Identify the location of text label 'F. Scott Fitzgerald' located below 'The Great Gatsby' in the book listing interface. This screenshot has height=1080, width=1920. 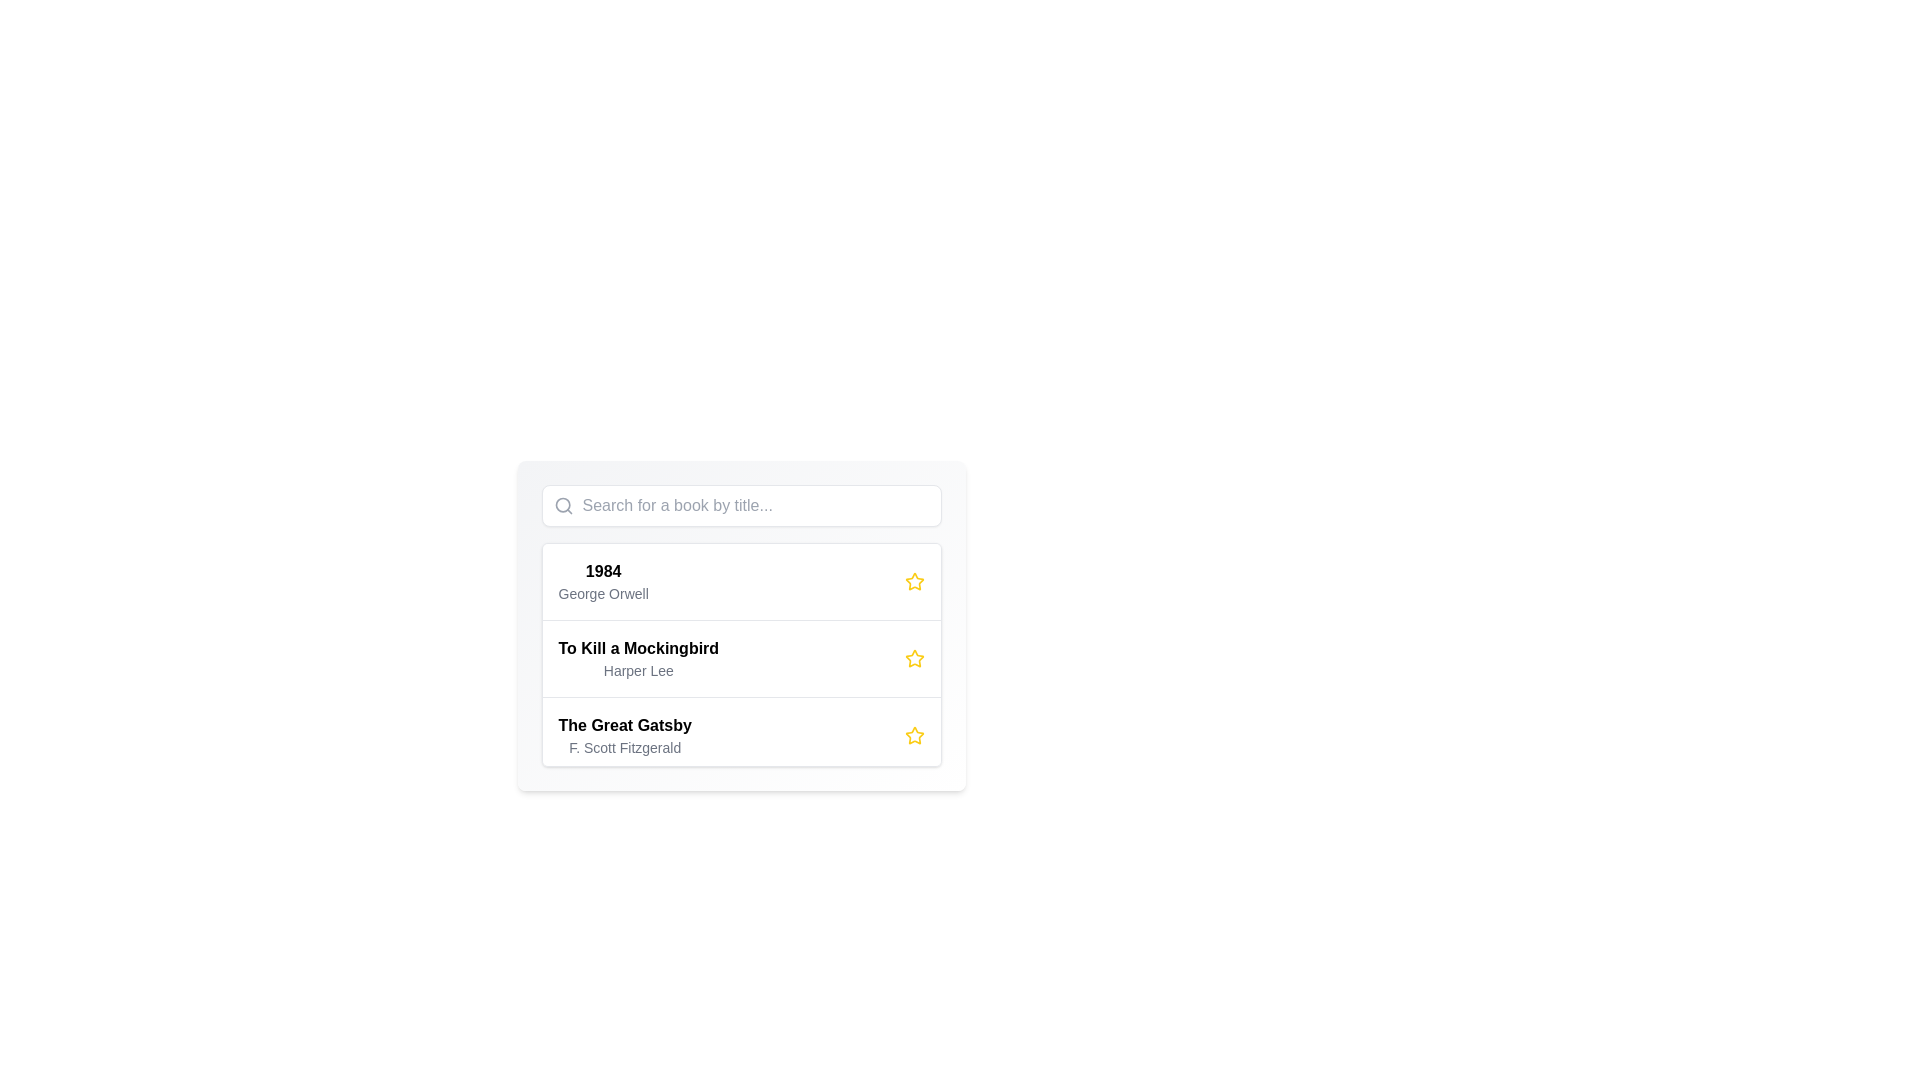
(624, 748).